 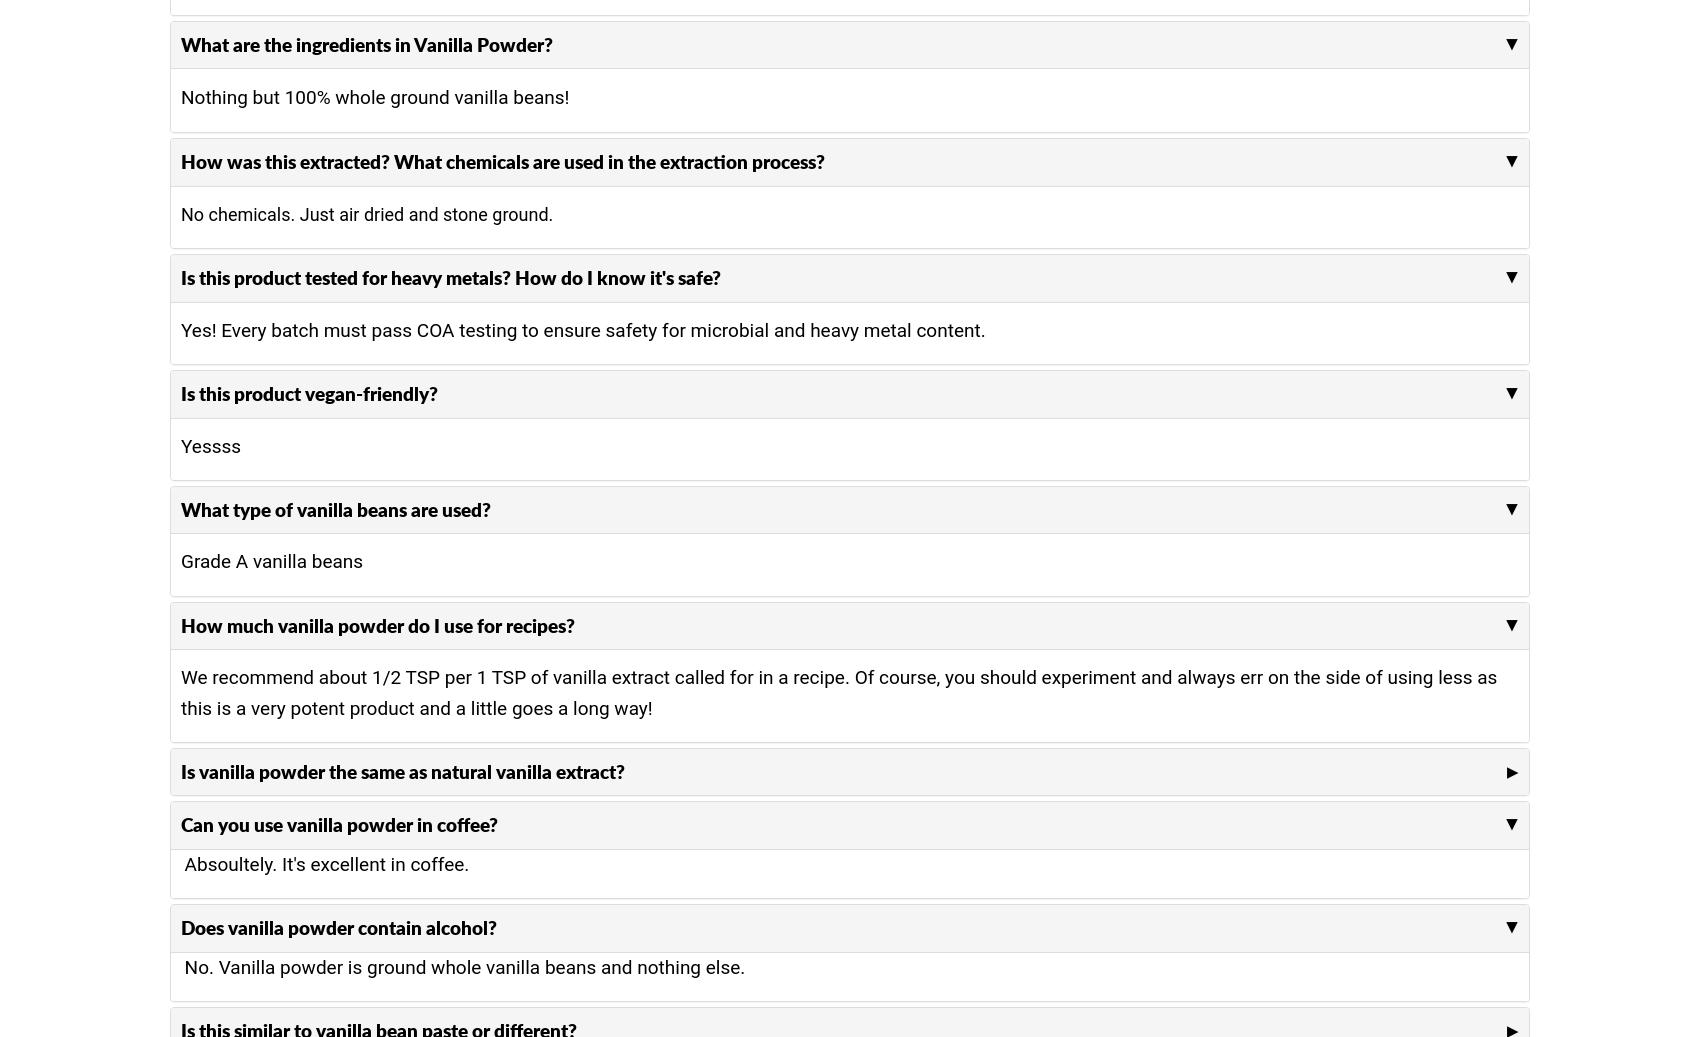 I want to click on 'Nothing but 100% whole ground vanilla beans!', so click(x=374, y=96).